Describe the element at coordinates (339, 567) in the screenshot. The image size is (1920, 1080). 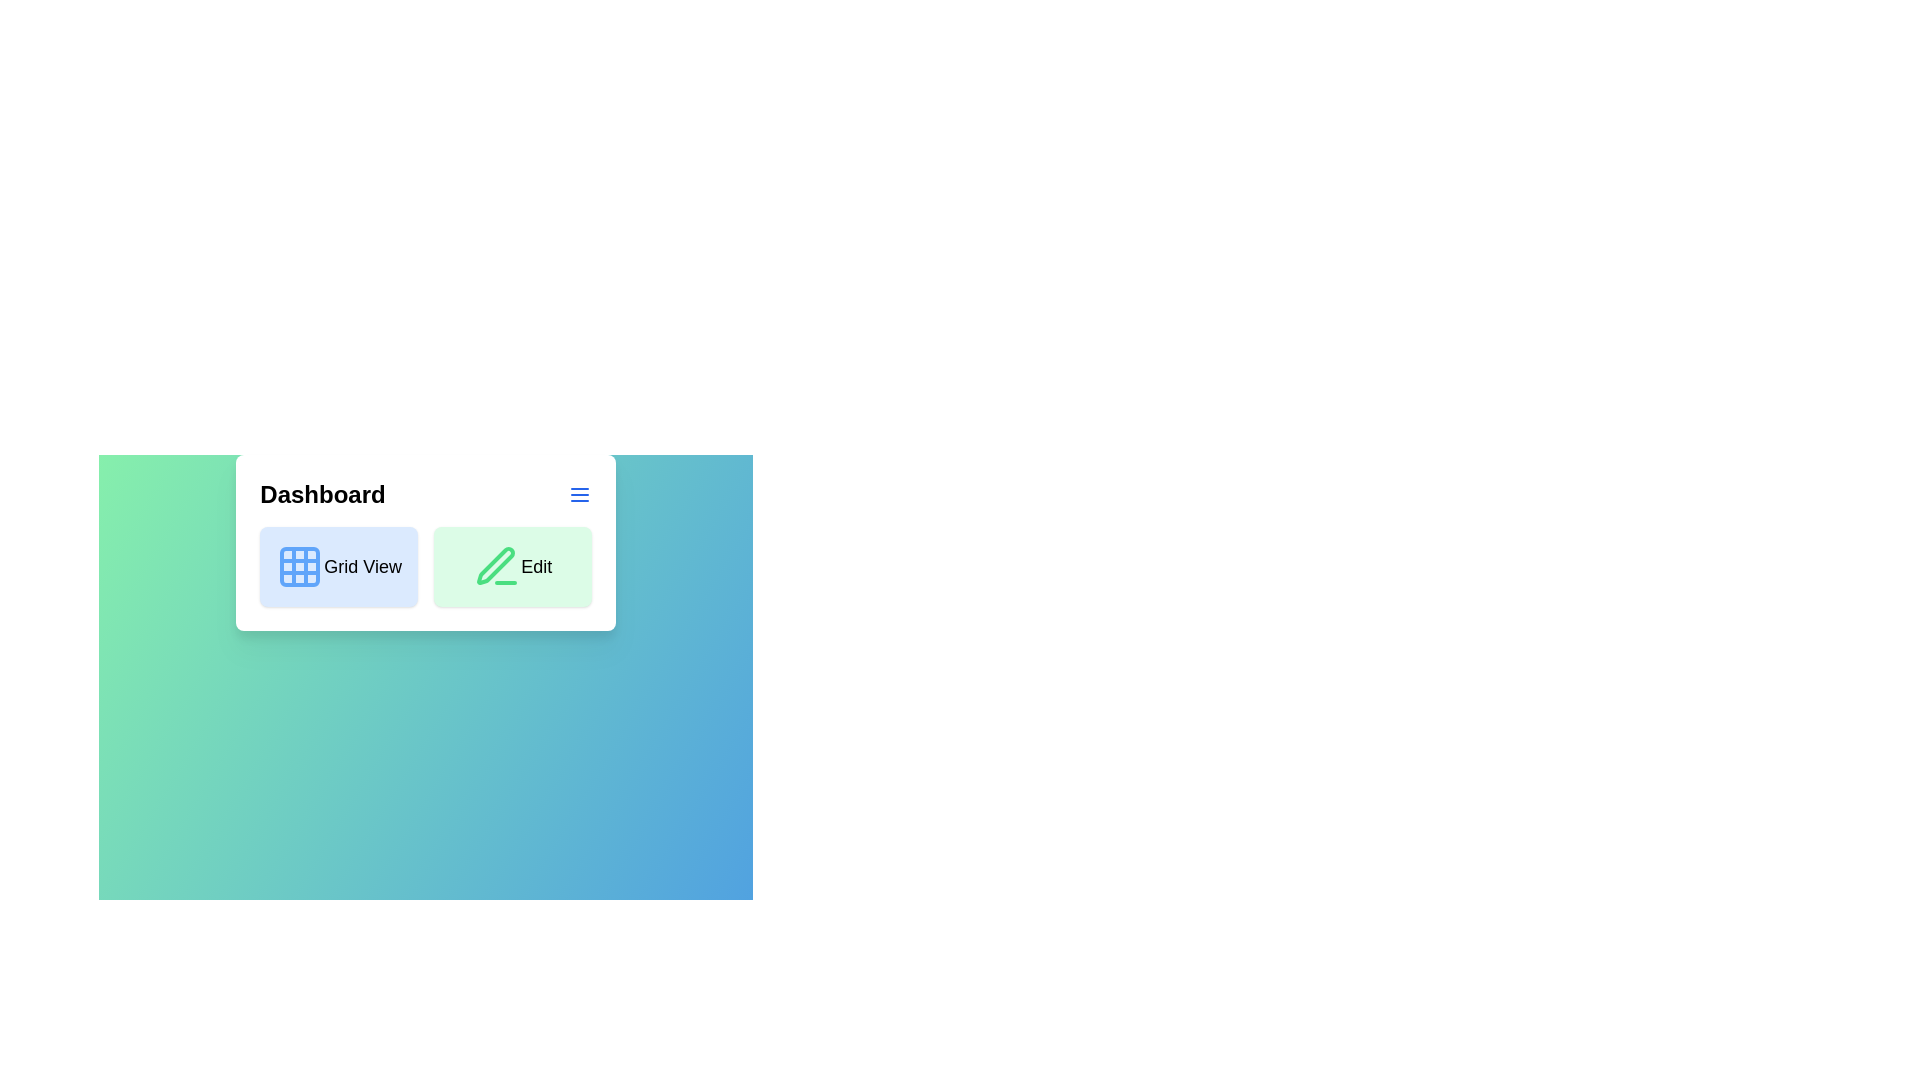
I see `the interactive element Grid View to observe its visual feedback` at that location.